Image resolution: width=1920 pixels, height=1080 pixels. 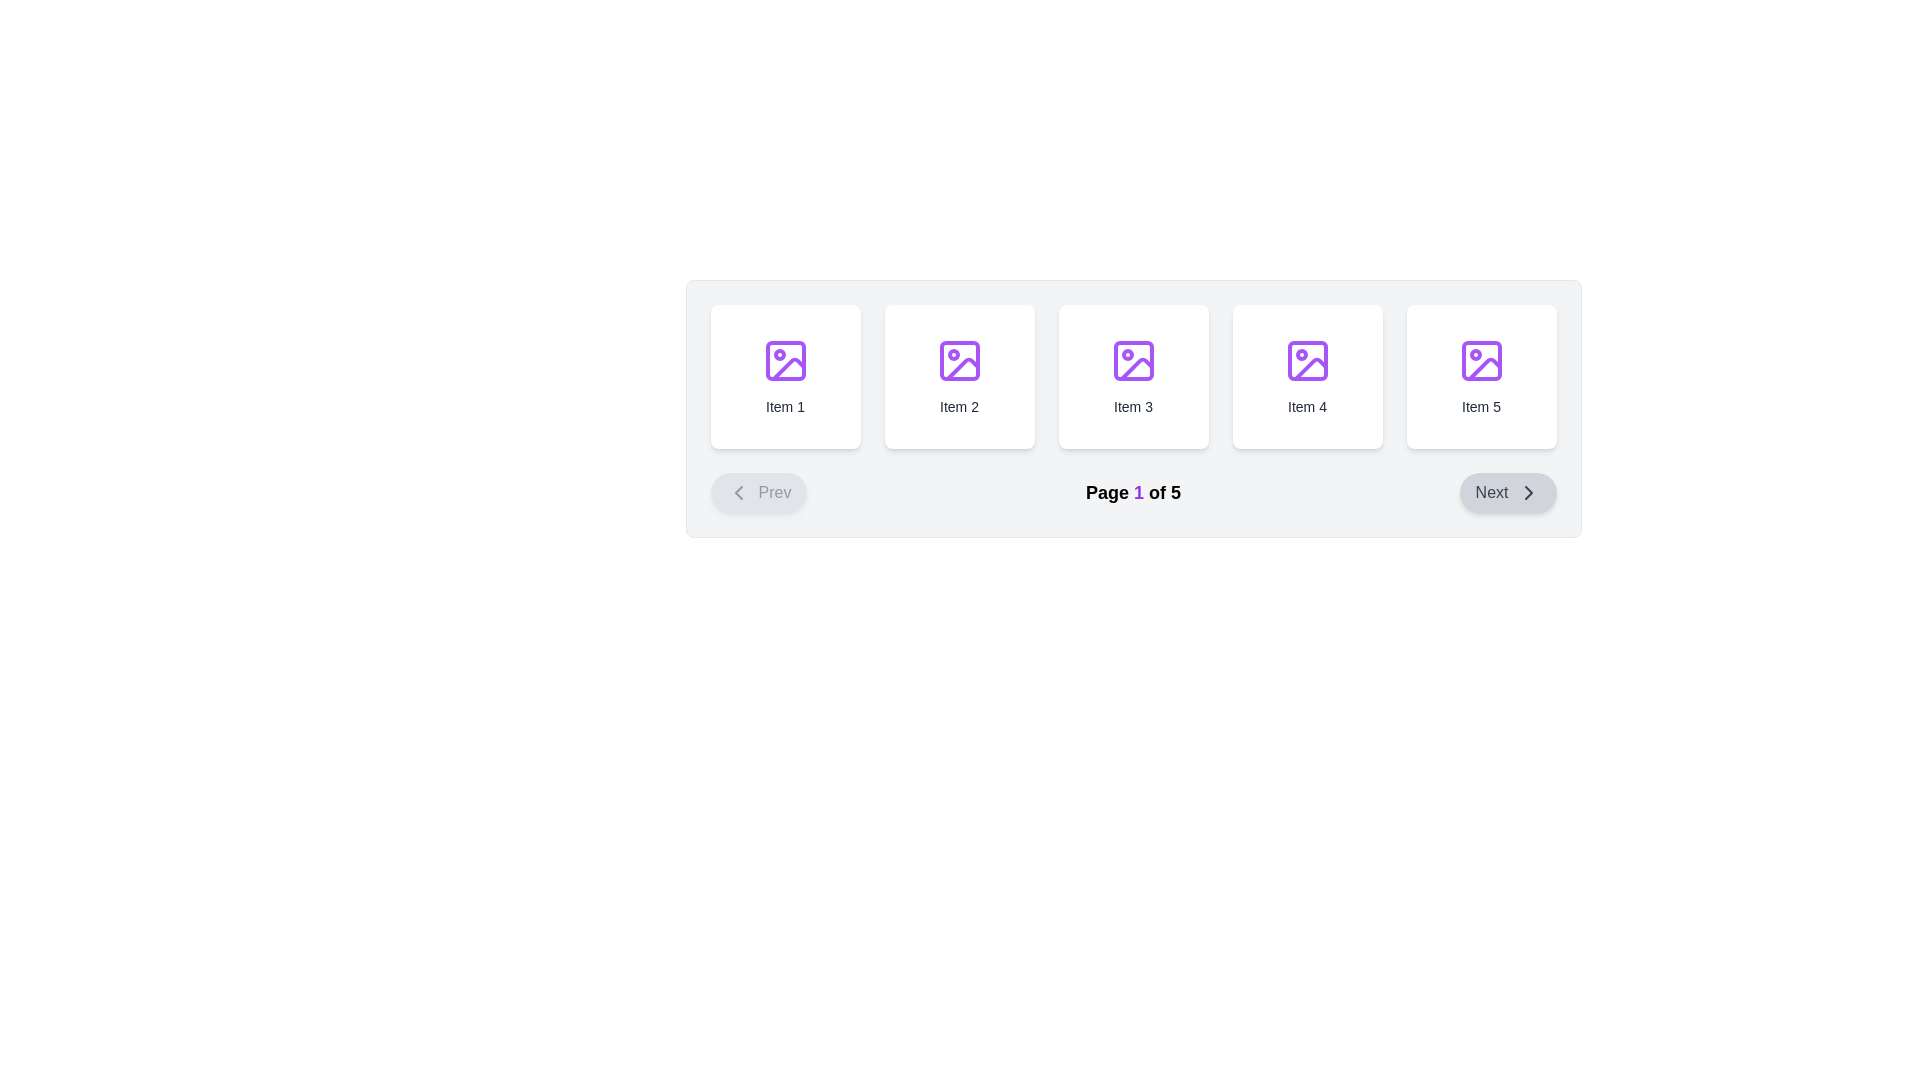 What do you see at coordinates (1481, 361) in the screenshot?
I see `the purple SVG icon resembling an image frame located in the fifth item of a horizontally aligned list, above the label 'Item 5'` at bounding box center [1481, 361].